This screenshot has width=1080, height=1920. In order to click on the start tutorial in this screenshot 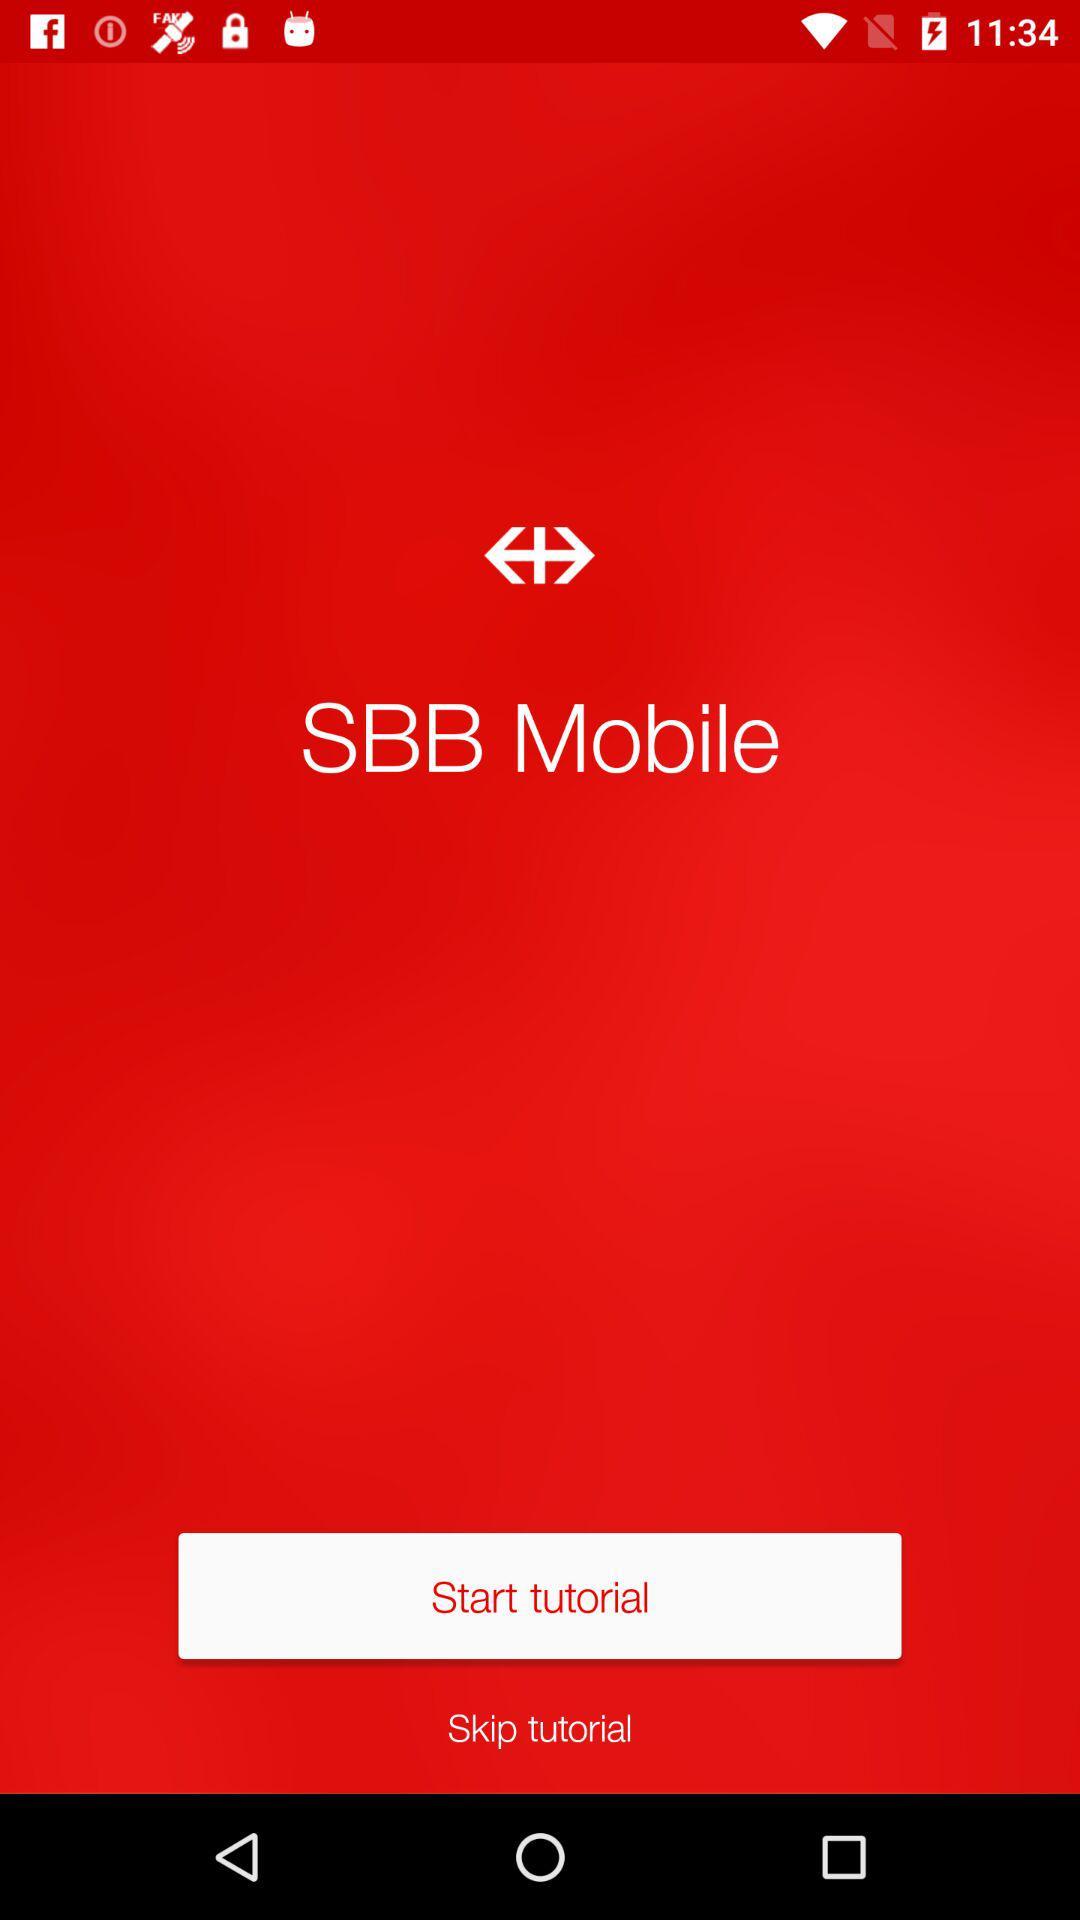, I will do `click(540, 1594)`.